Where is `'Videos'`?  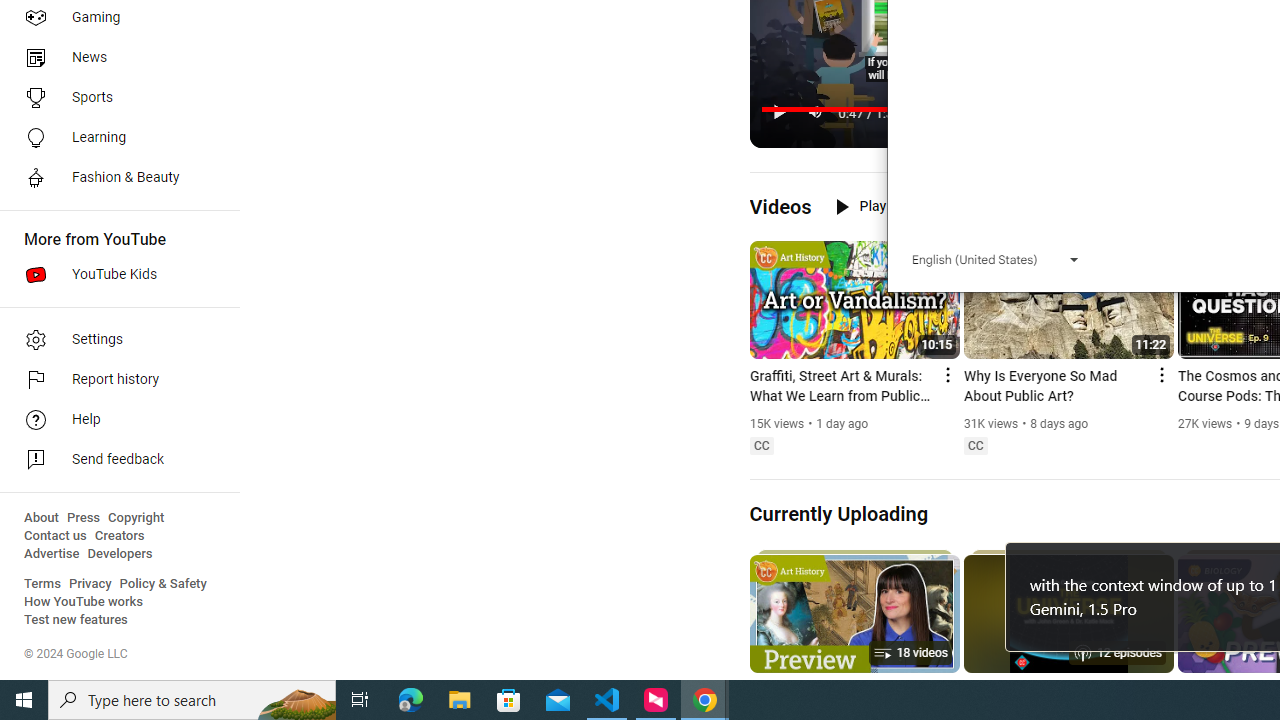
'Videos' is located at coordinates (779, 206).